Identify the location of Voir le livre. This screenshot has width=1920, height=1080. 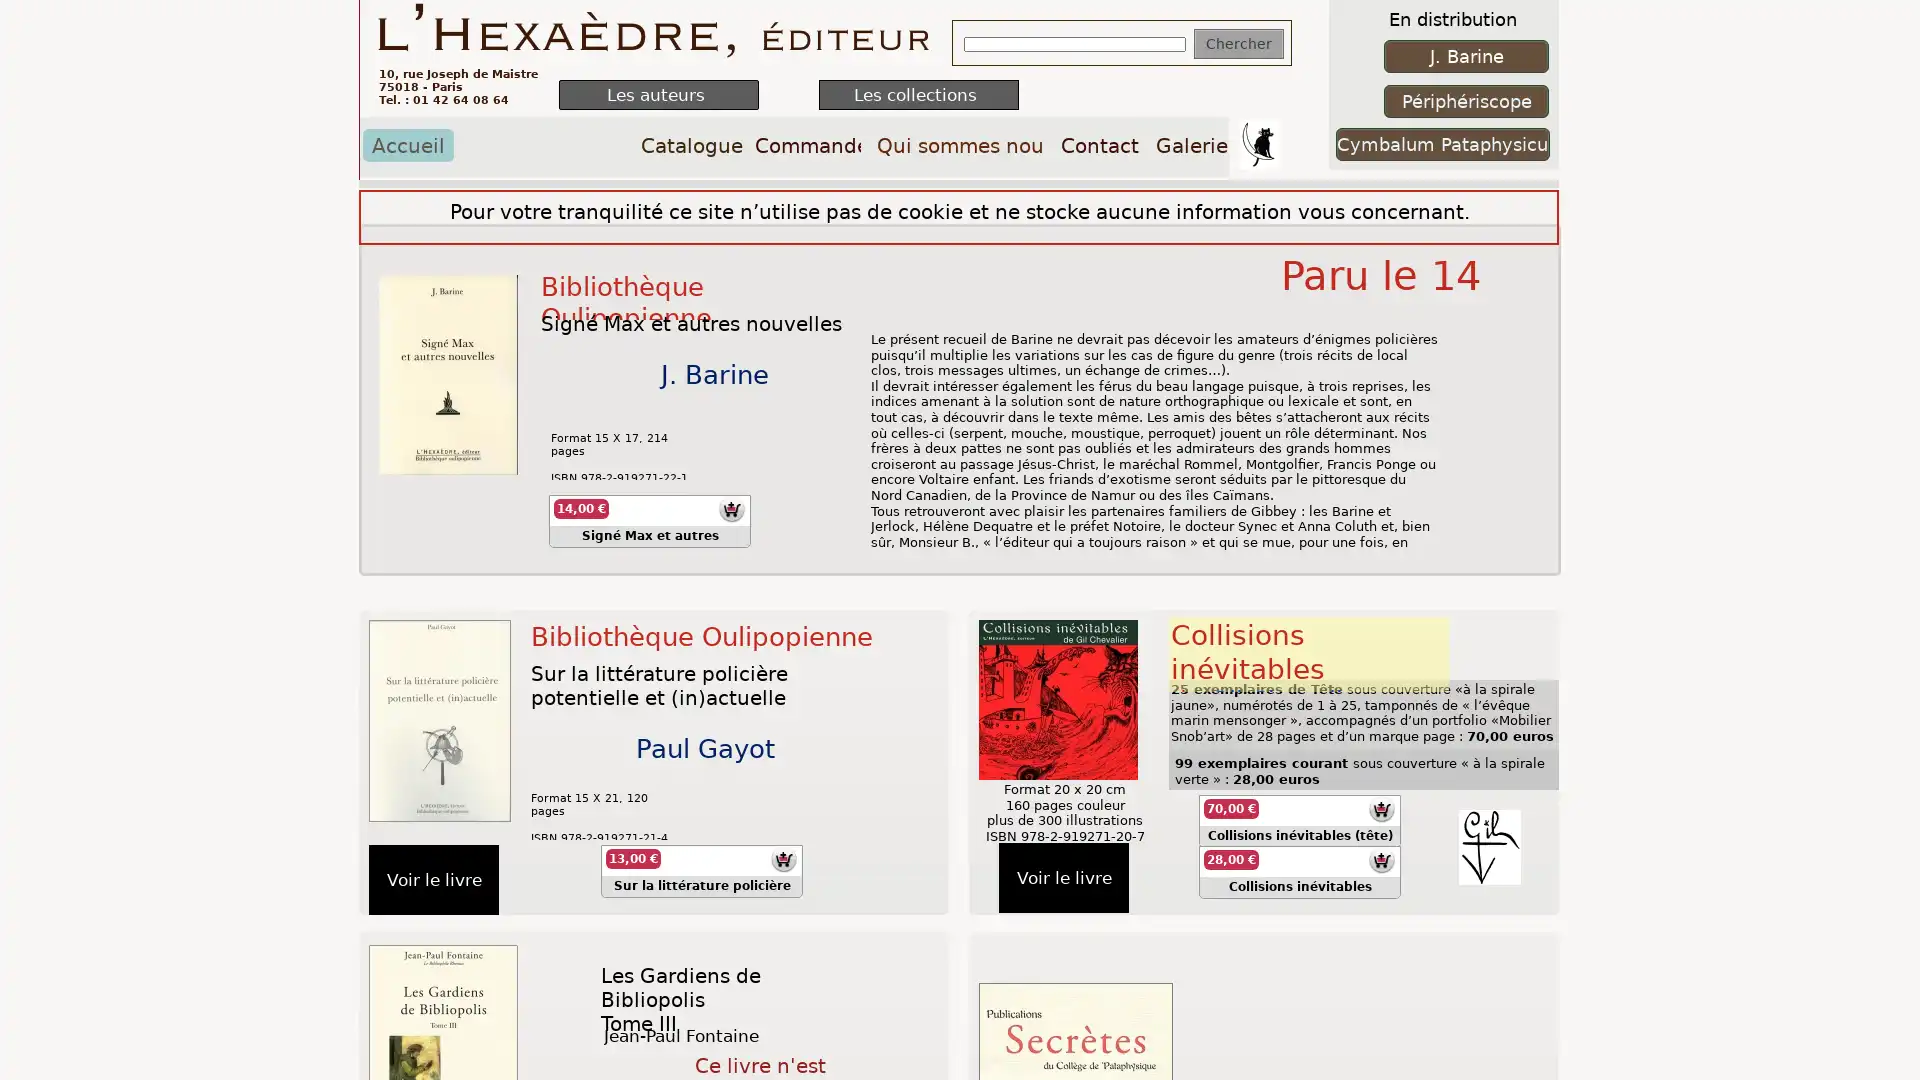
(1063, 877).